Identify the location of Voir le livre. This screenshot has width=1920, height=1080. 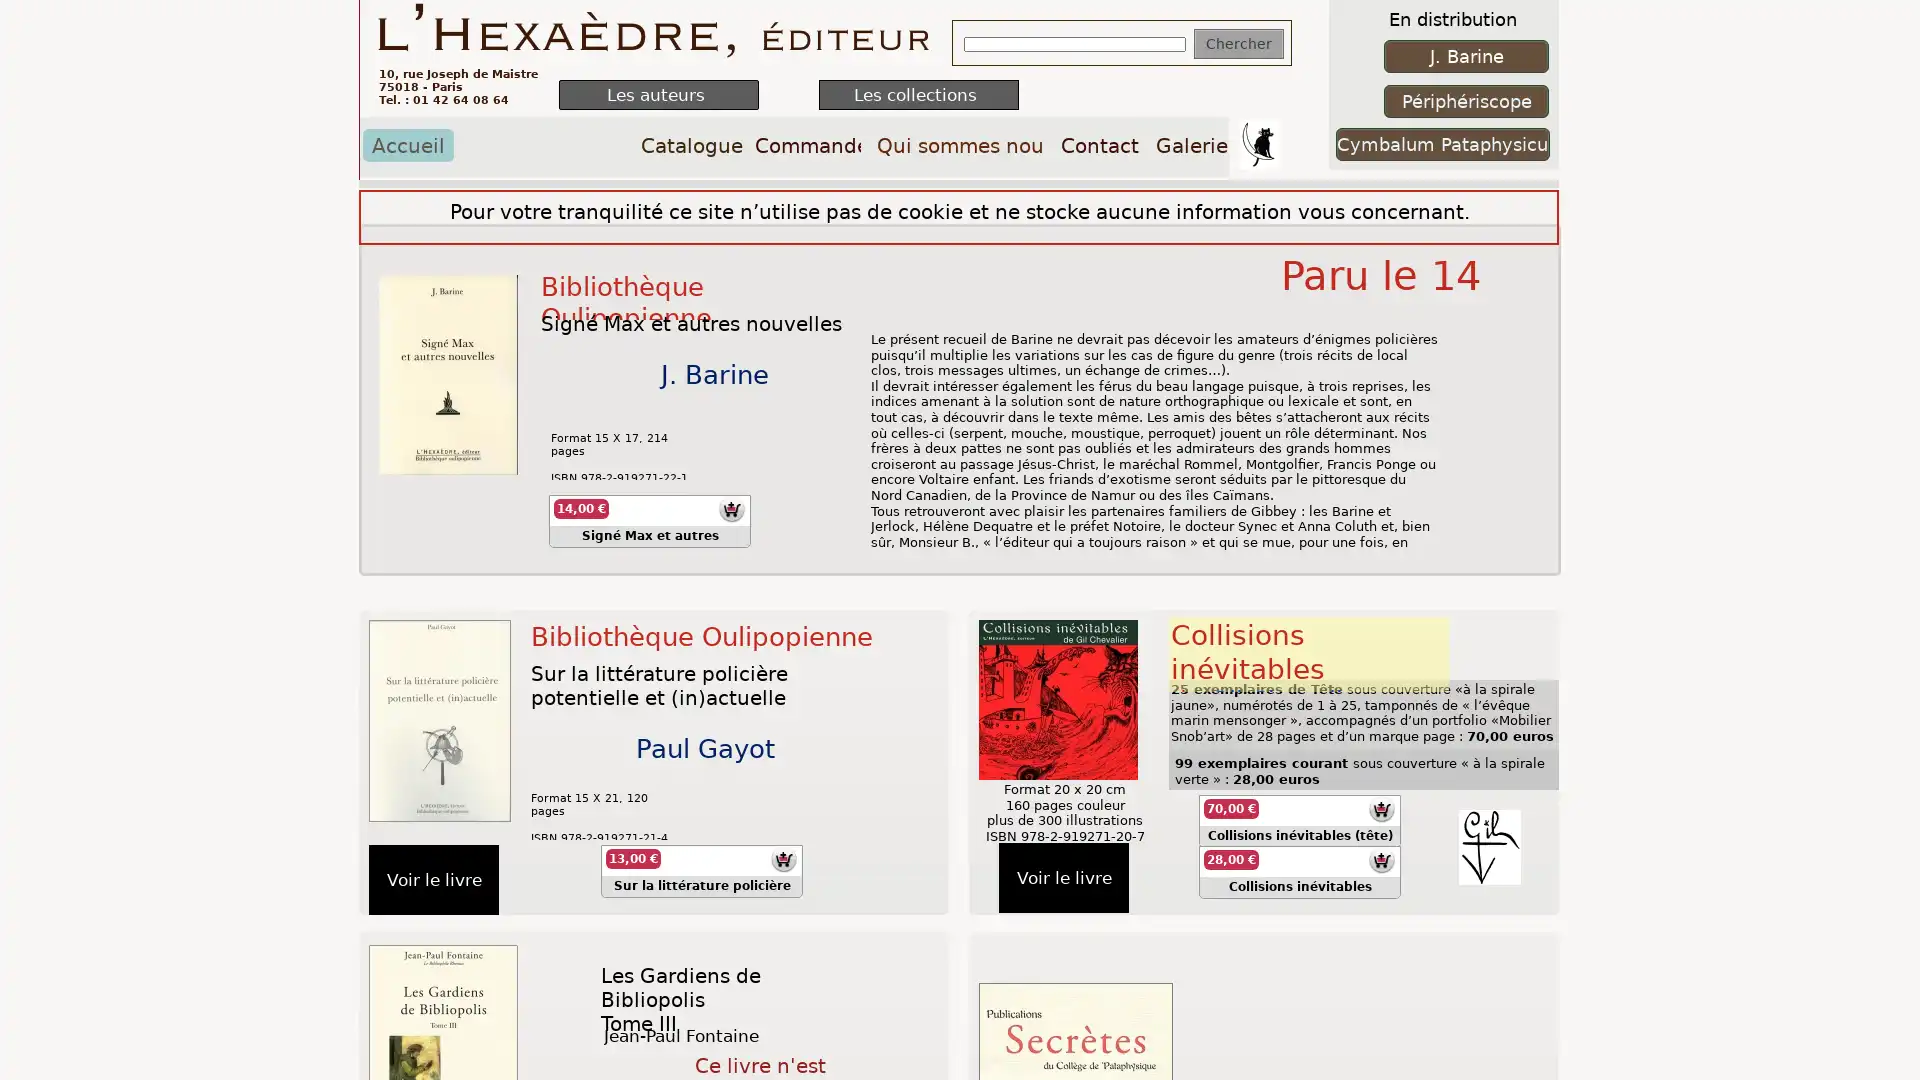
(1063, 877).